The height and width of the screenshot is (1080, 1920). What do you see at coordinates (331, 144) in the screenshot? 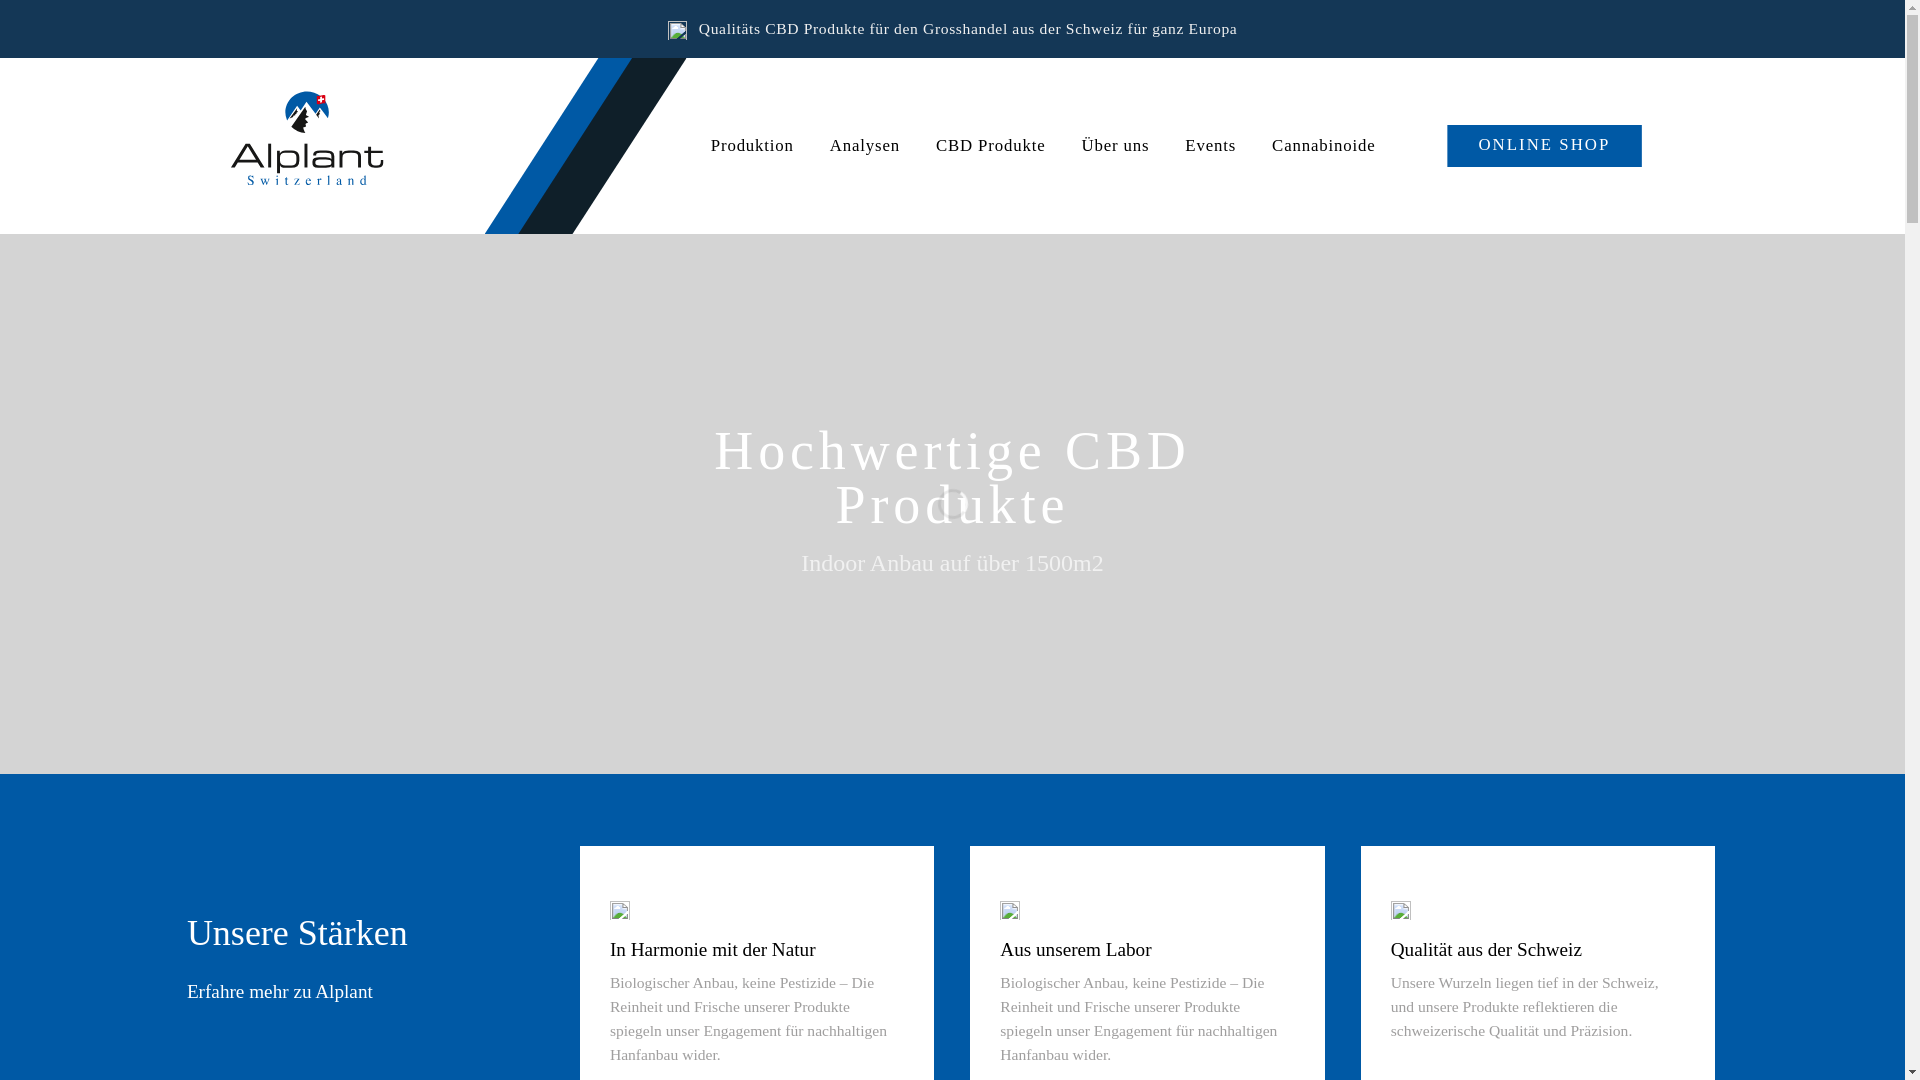
I see `'Alplant - Hochwertige CBD Produkte'` at bounding box center [331, 144].